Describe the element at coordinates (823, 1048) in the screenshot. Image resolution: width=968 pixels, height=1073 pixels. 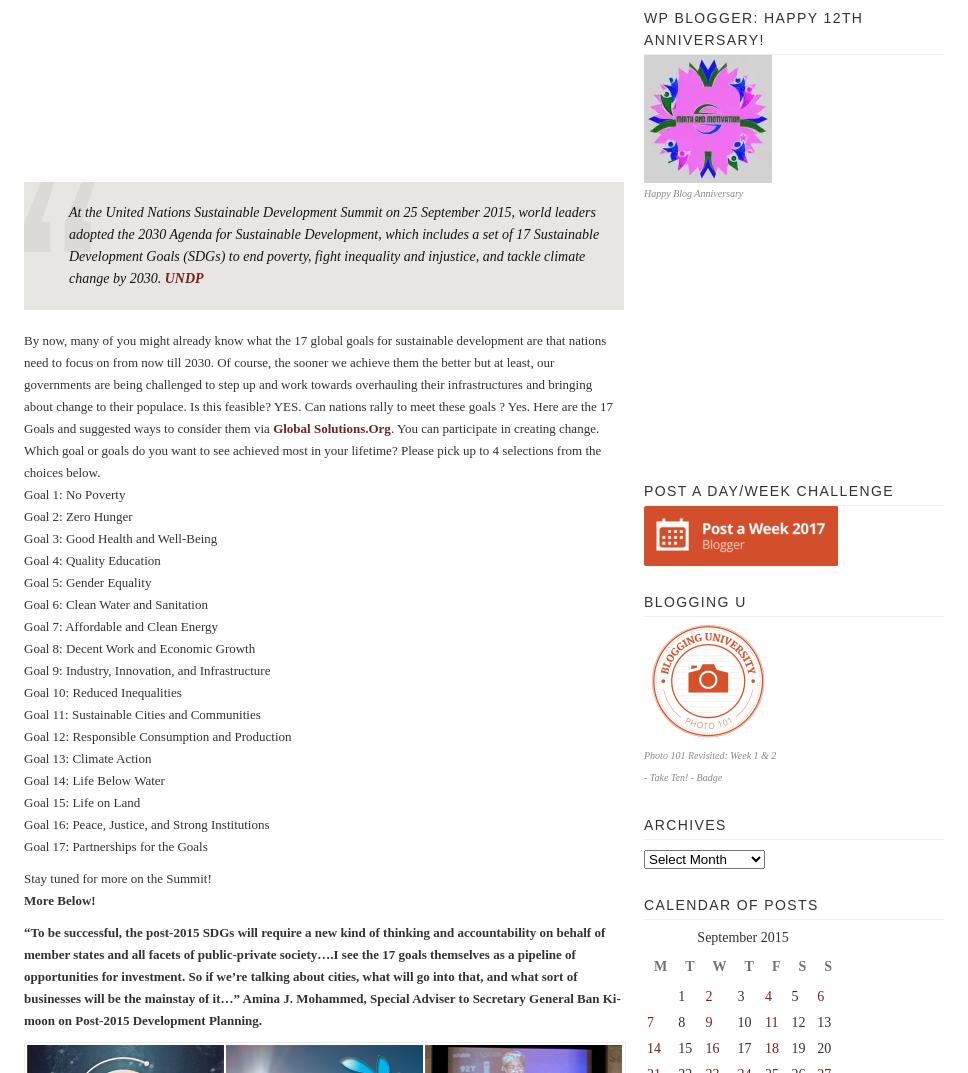
I see `'20'` at that location.